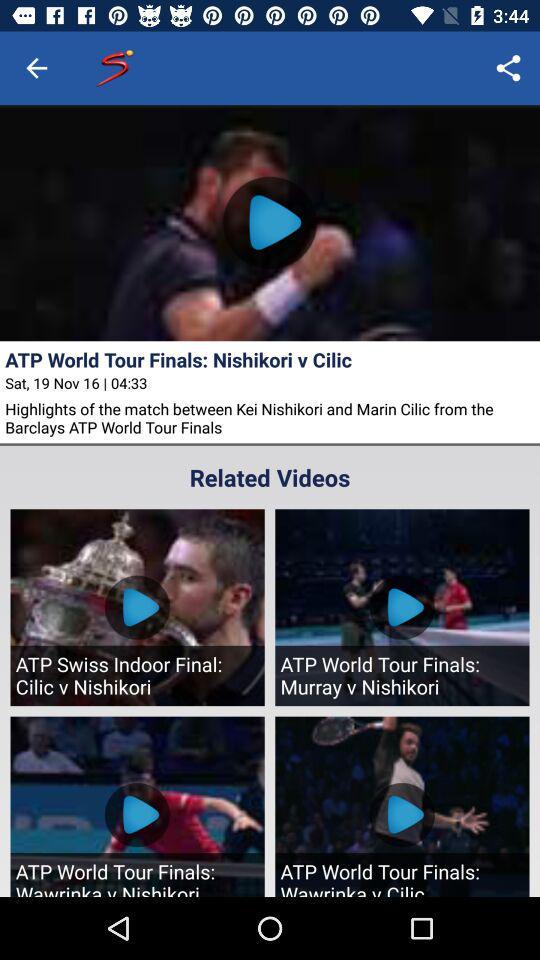 The width and height of the screenshot is (540, 960). What do you see at coordinates (270, 222) in the screenshot?
I see `the play icon` at bounding box center [270, 222].